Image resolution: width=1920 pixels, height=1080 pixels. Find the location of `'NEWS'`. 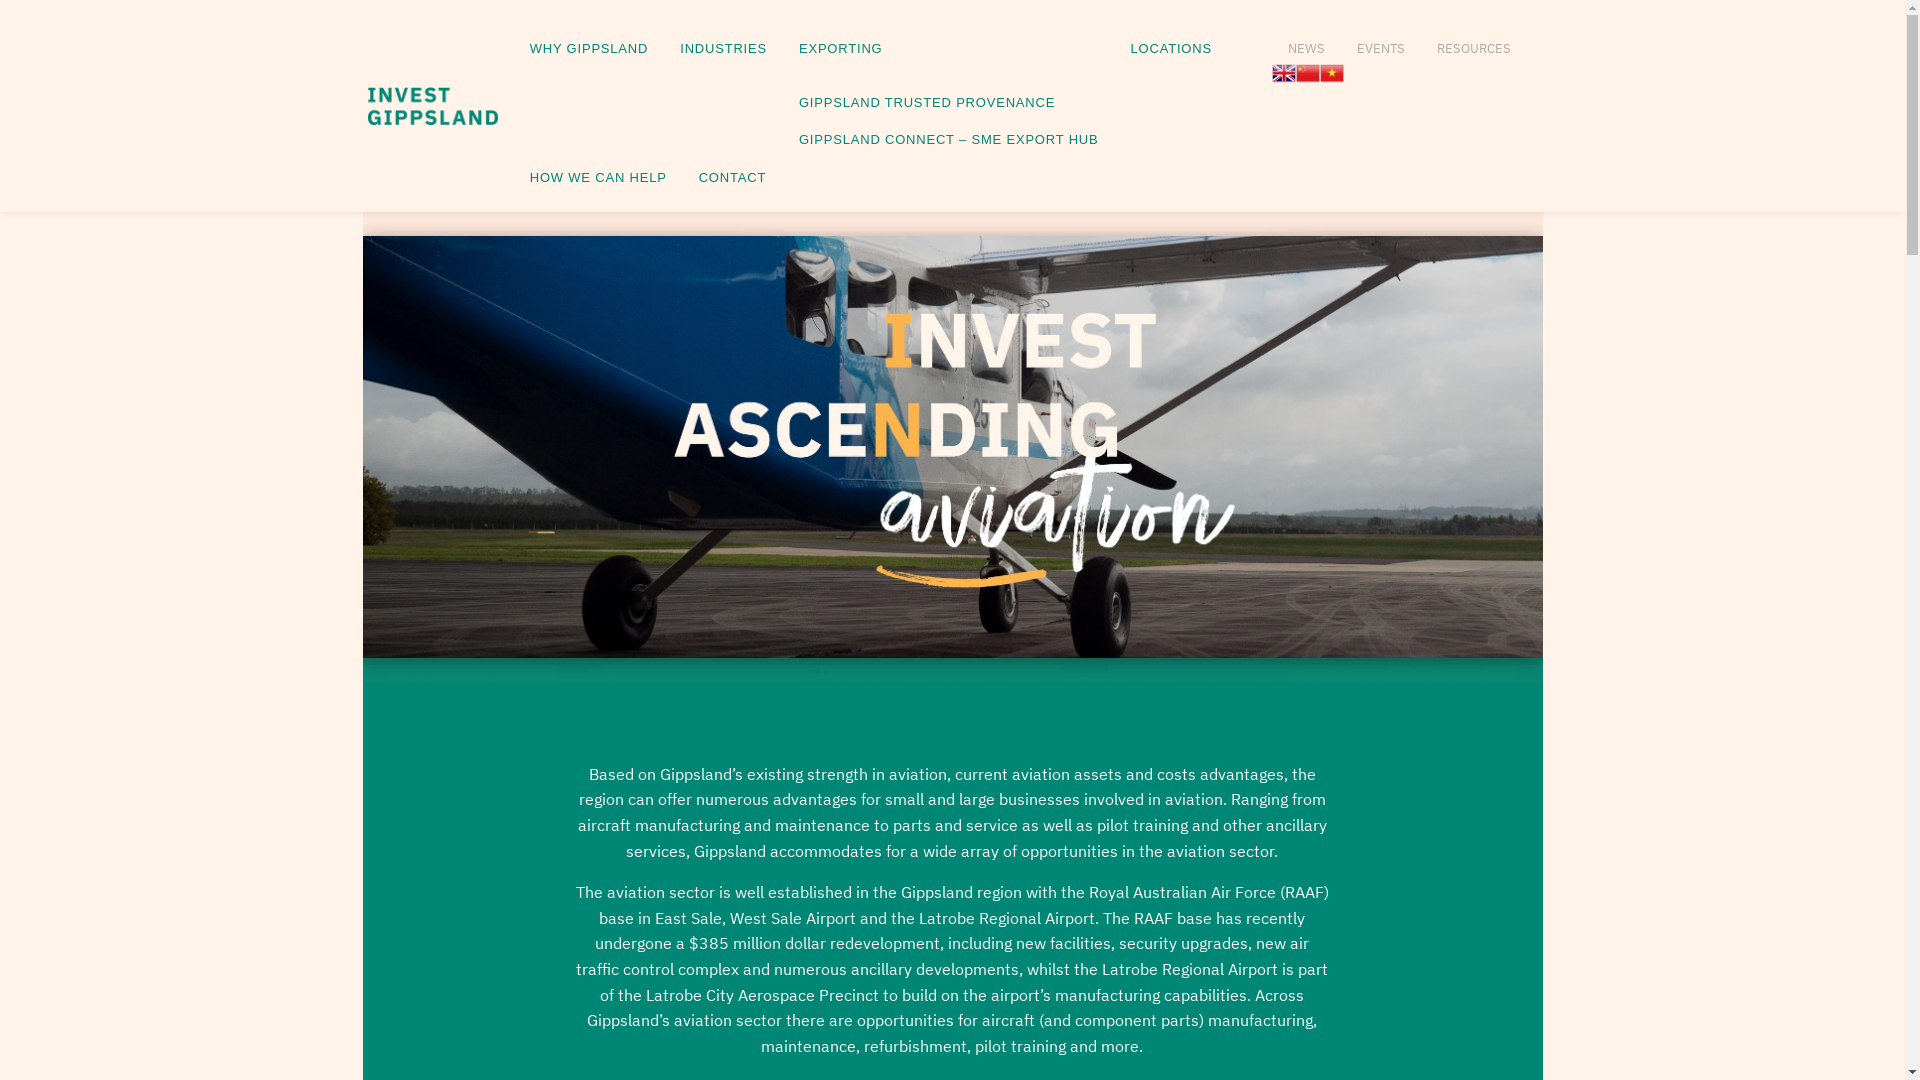

'NEWS' is located at coordinates (1271, 42).